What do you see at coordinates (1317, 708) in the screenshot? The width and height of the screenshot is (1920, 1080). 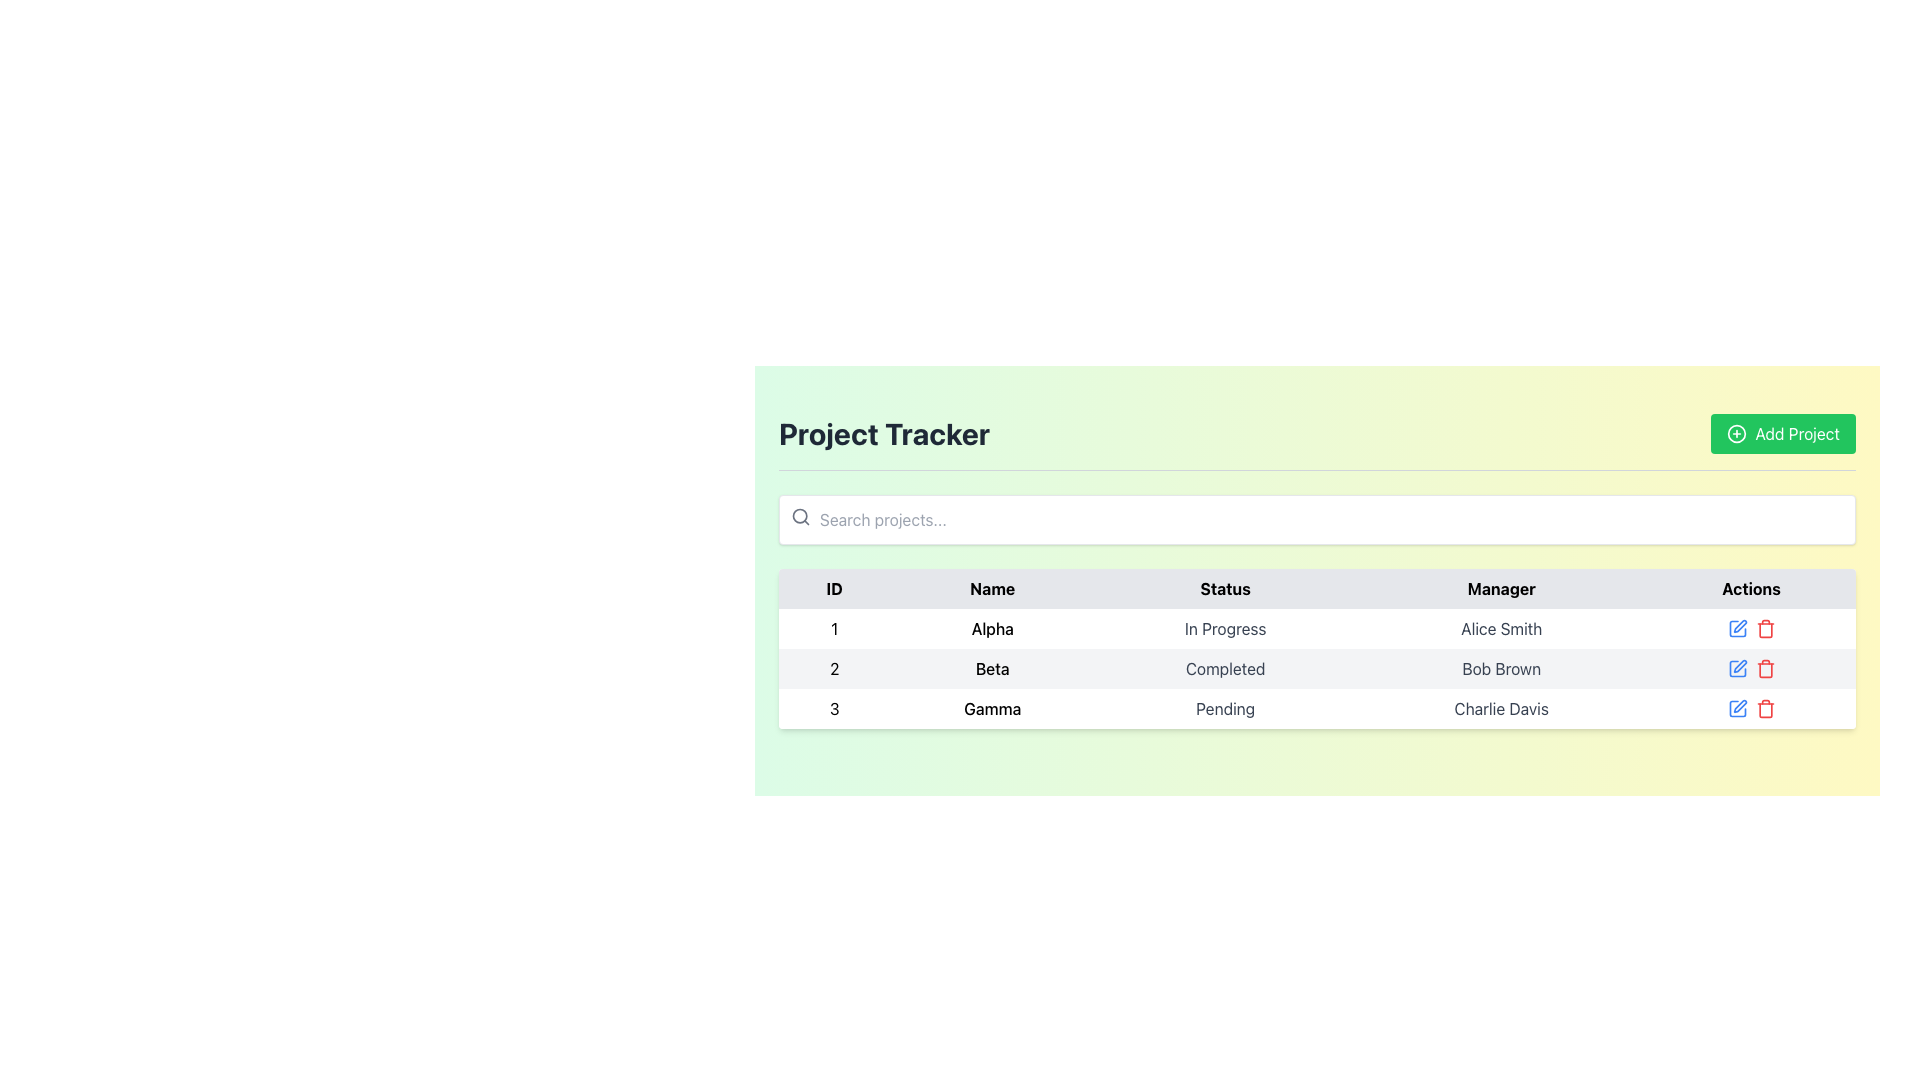 I see `the third row of the project tracker table that displays project ID '3', name 'Gamma', status 'Pending', and manager 'Charlie Davis'` at bounding box center [1317, 708].